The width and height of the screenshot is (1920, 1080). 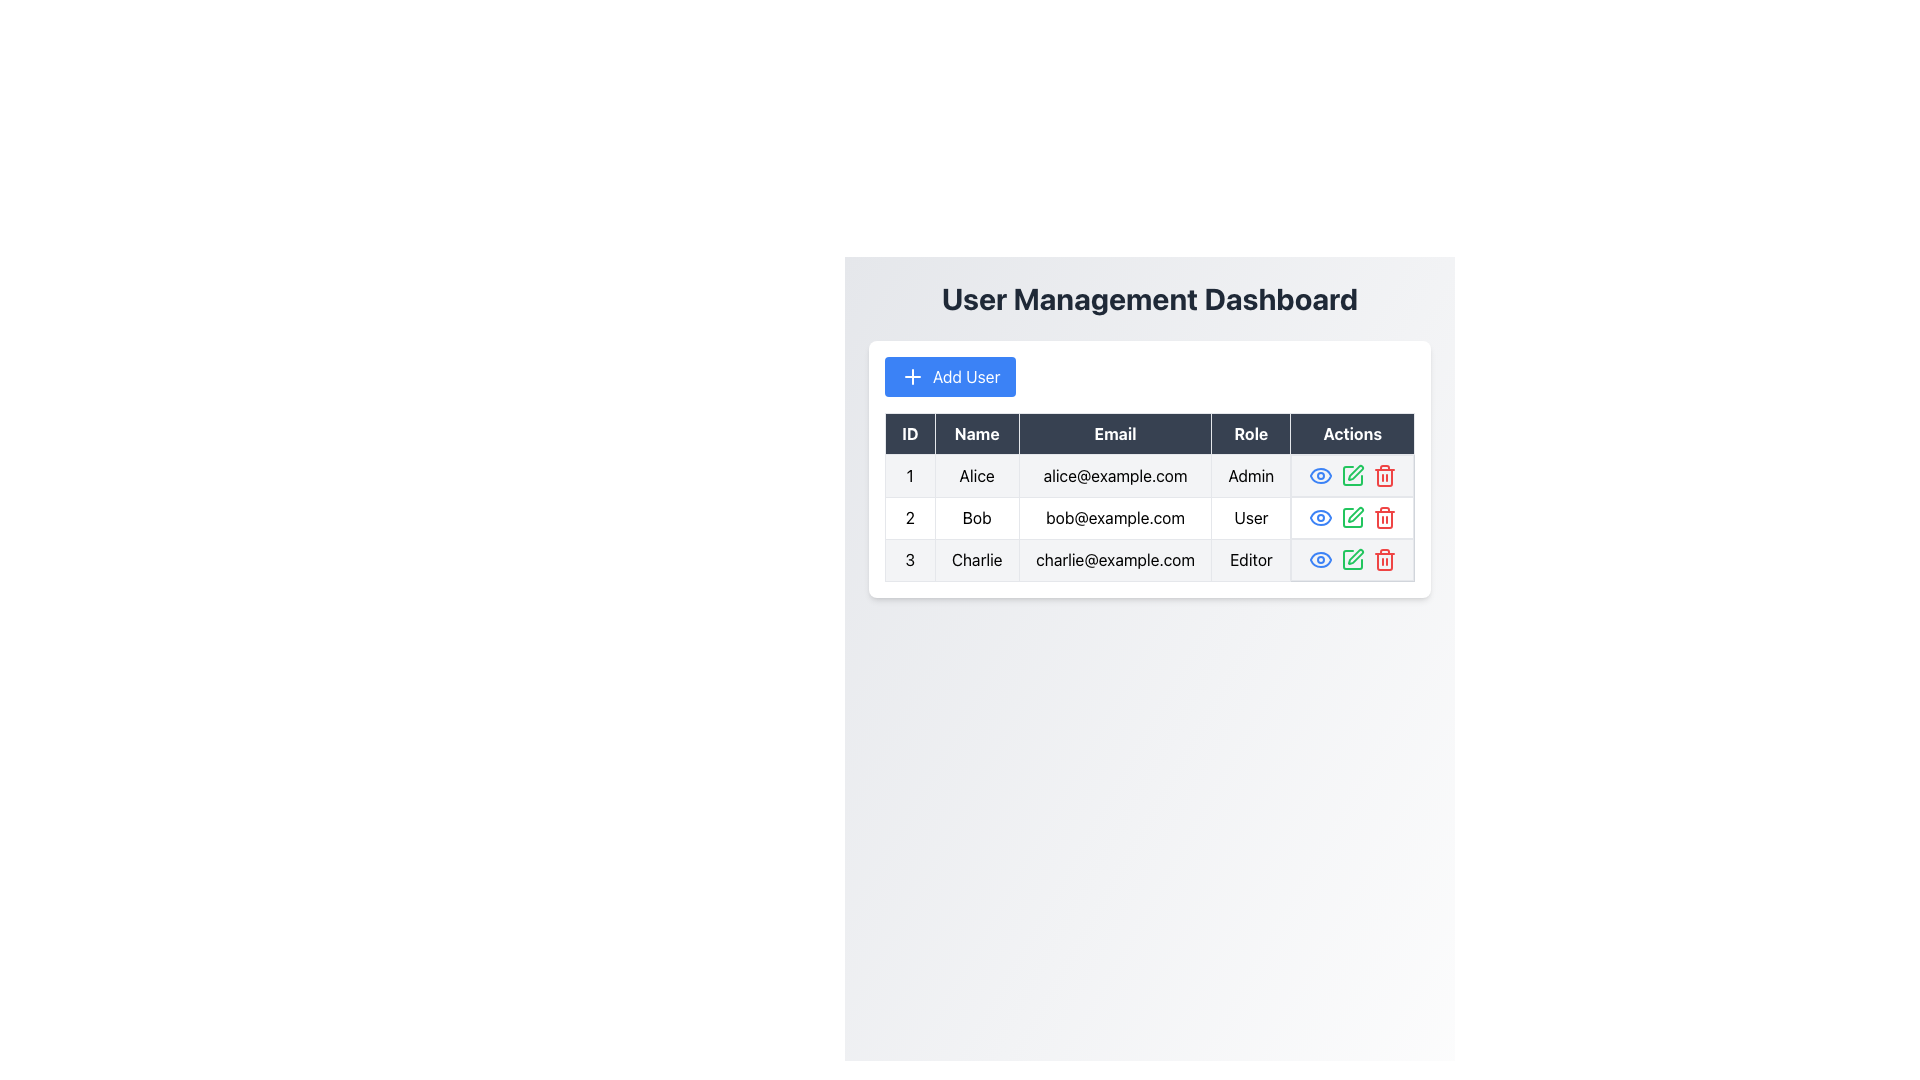 I want to click on the first square icon with rounded corners in the 'Actions' column of the table, so click(x=1352, y=516).